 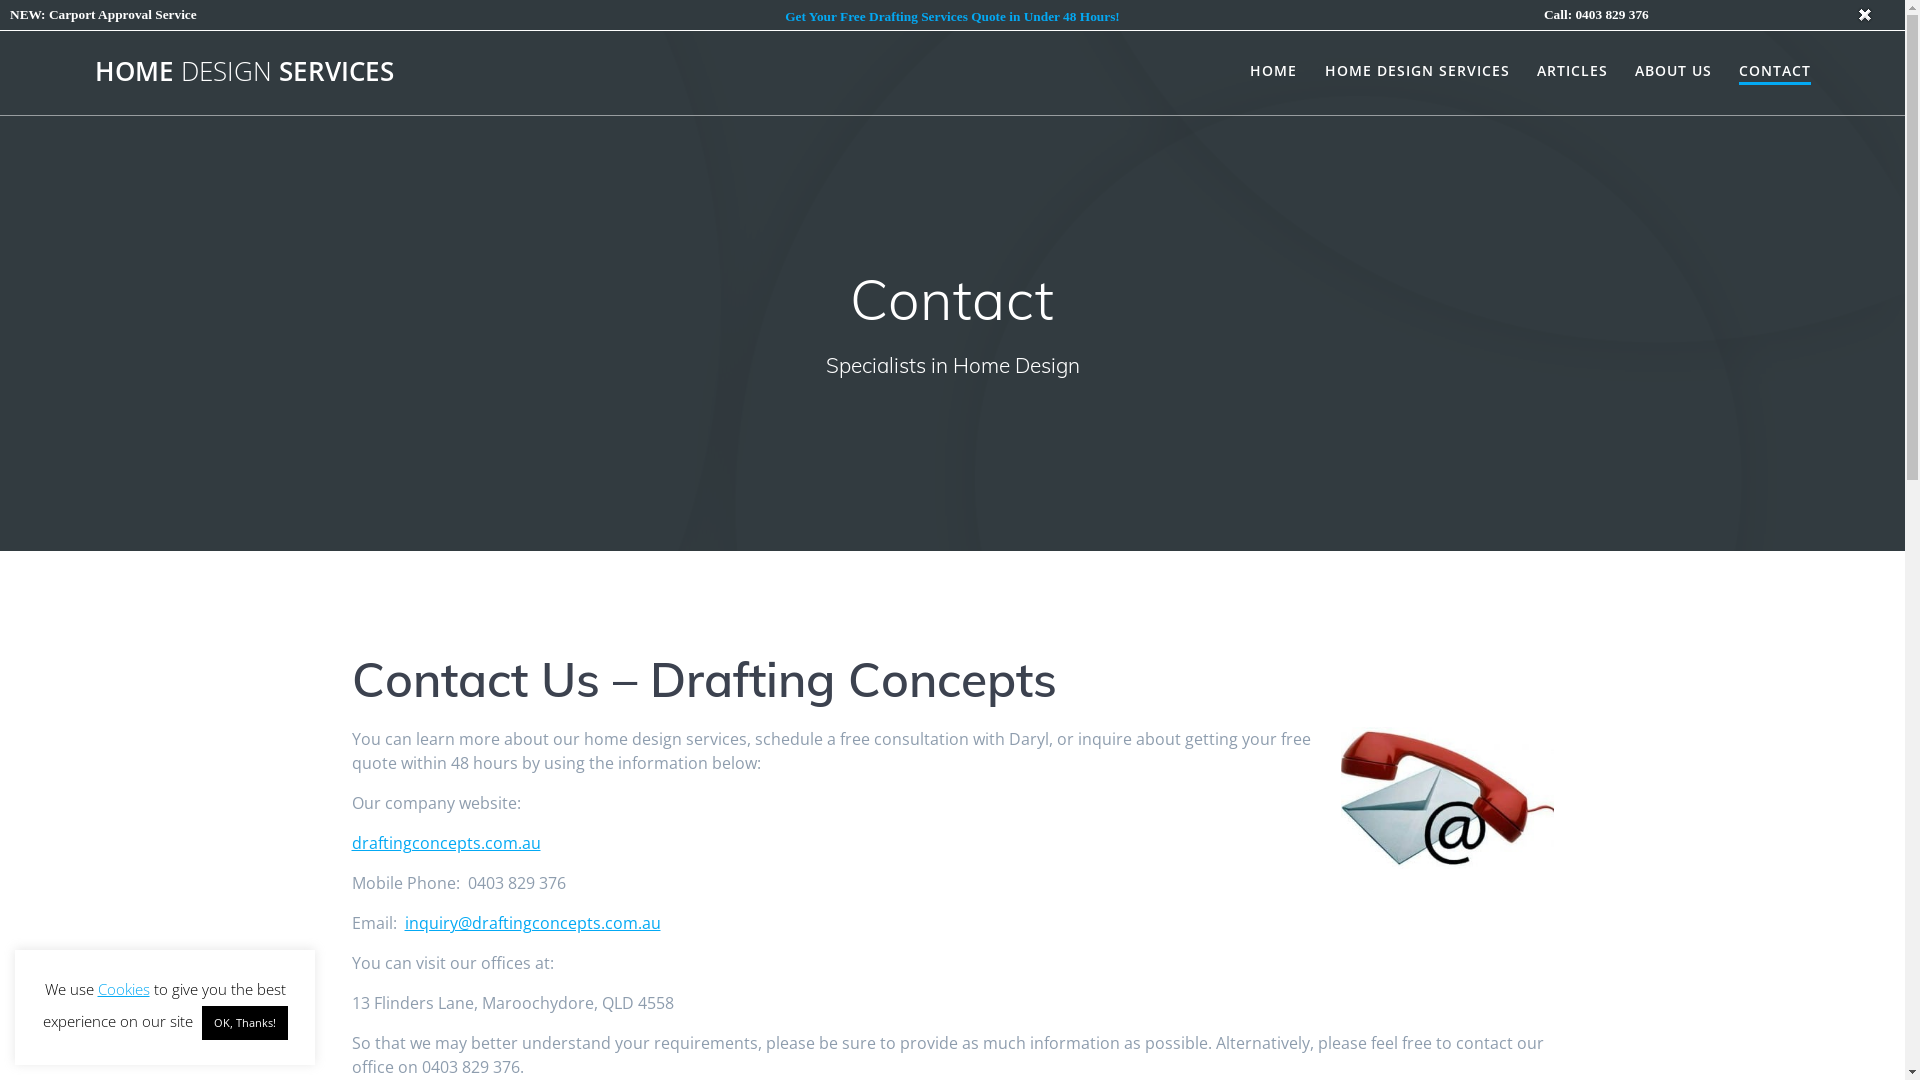 What do you see at coordinates (532, 922) in the screenshot?
I see `'inquiry@draftingconcepts.com.au'` at bounding box center [532, 922].